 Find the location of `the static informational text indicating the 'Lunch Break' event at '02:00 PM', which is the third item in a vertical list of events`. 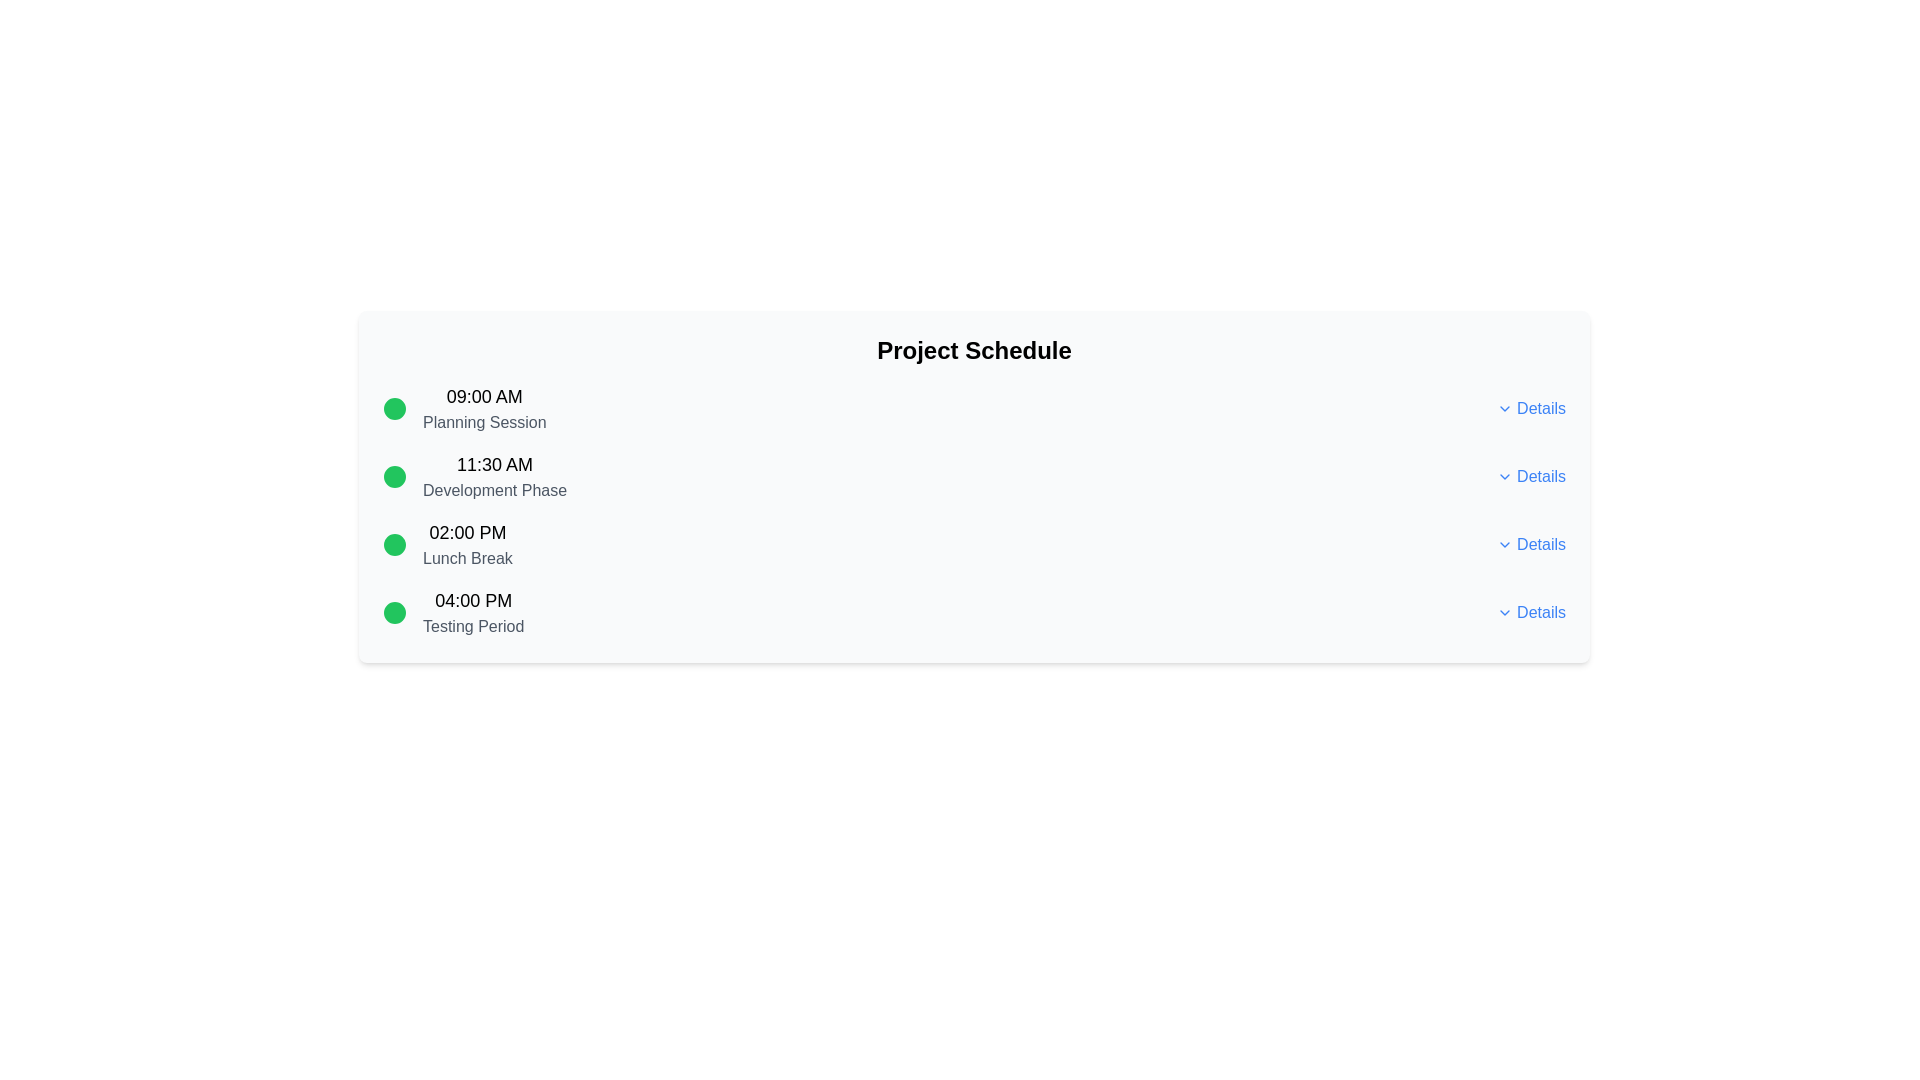

the static informational text indicating the 'Lunch Break' event at '02:00 PM', which is the third item in a vertical list of events is located at coordinates (466, 544).